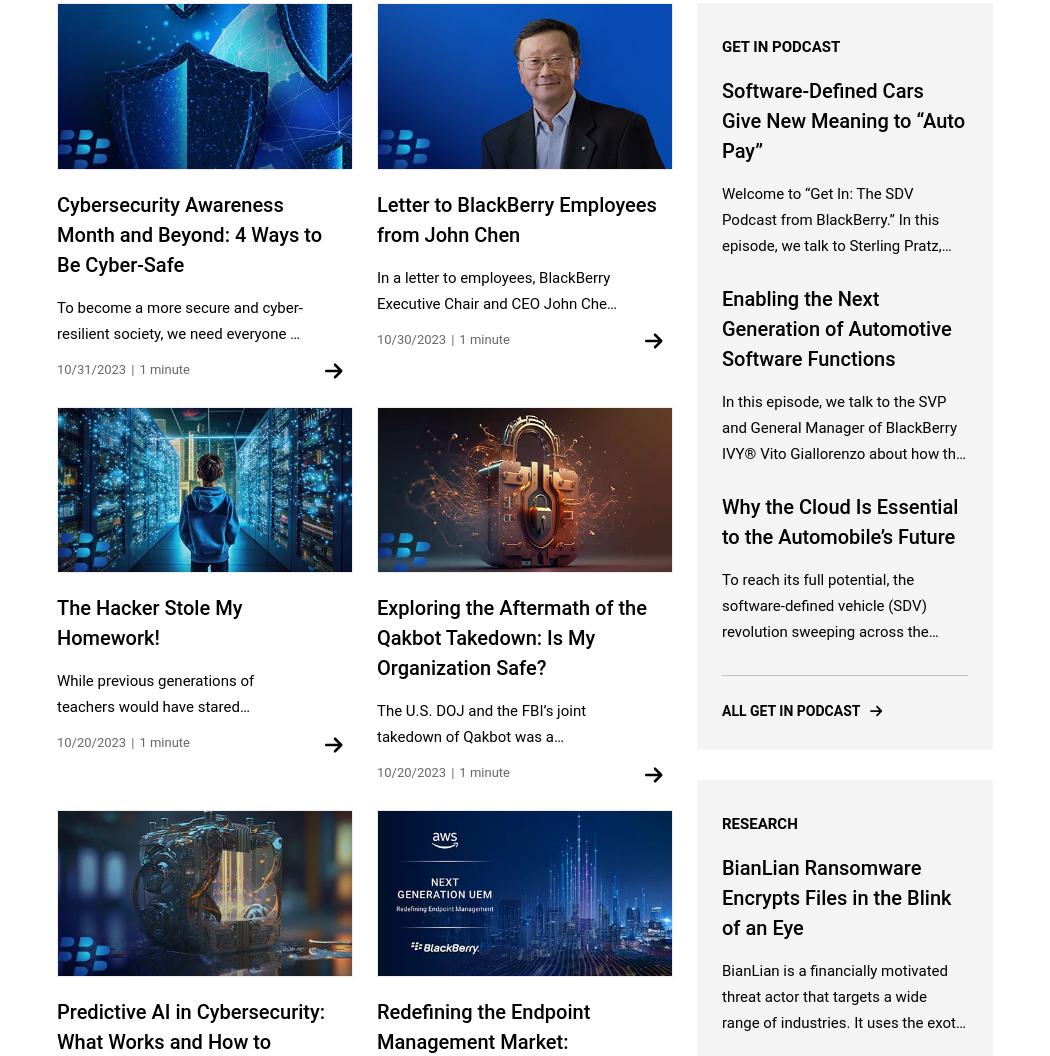  I want to click on '© 2023 BlackBerry Limited. All rights reserved.', so click(220, 972).